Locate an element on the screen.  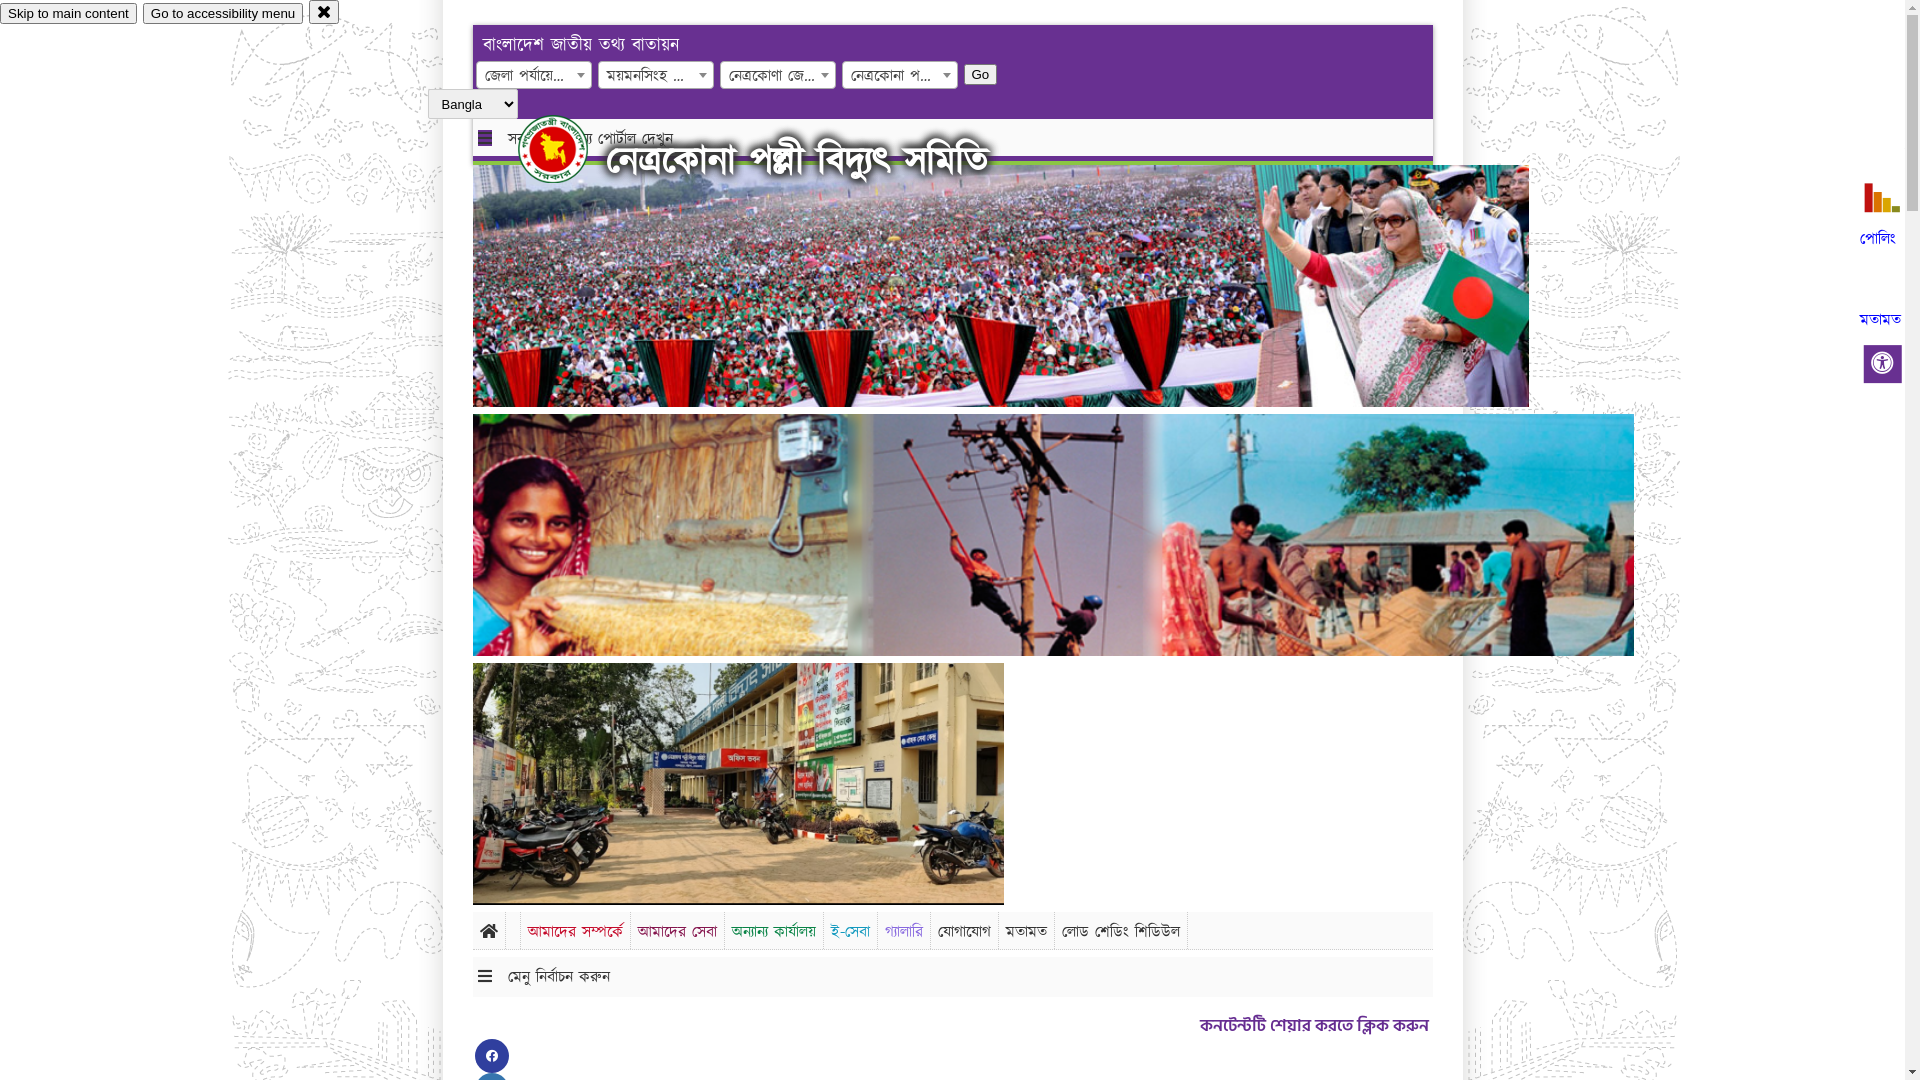
'Skip to main content' is located at coordinates (0, 13).